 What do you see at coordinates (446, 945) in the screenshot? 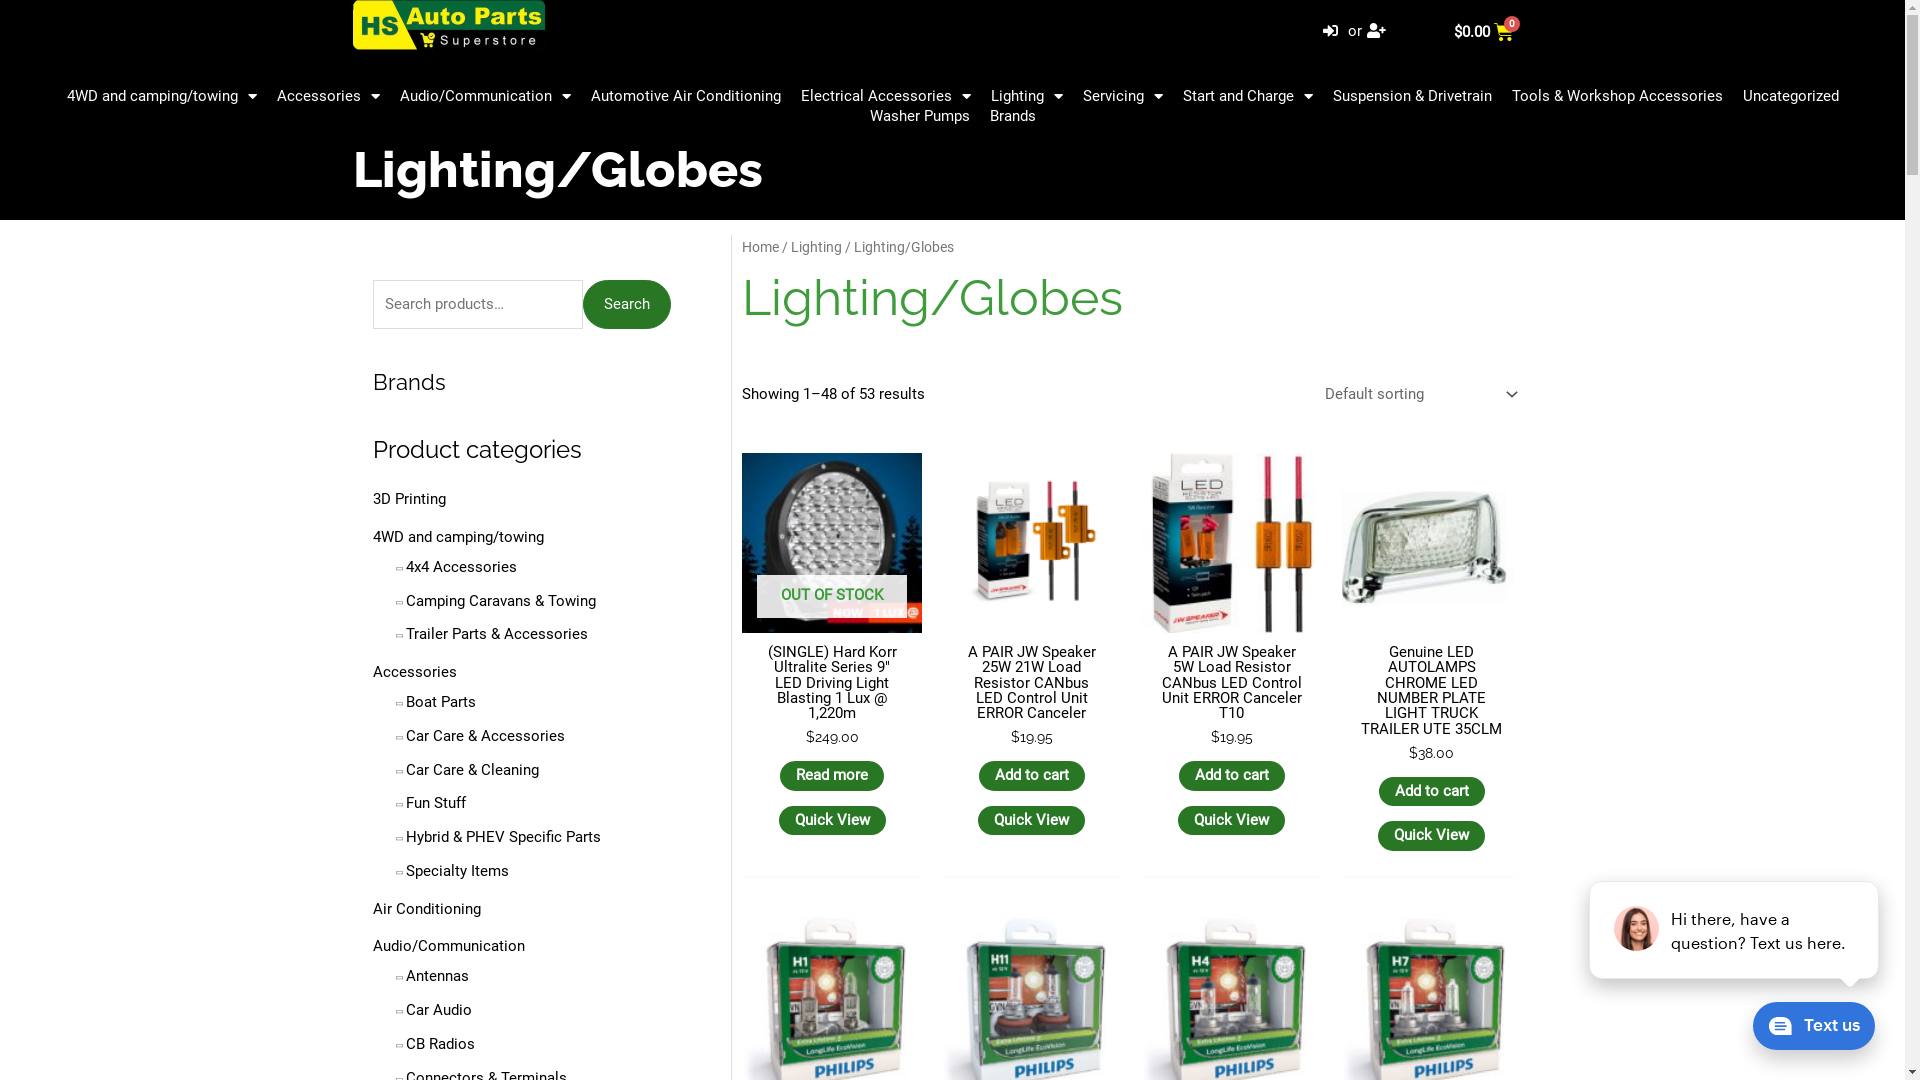
I see `'Audio/Communication'` at bounding box center [446, 945].